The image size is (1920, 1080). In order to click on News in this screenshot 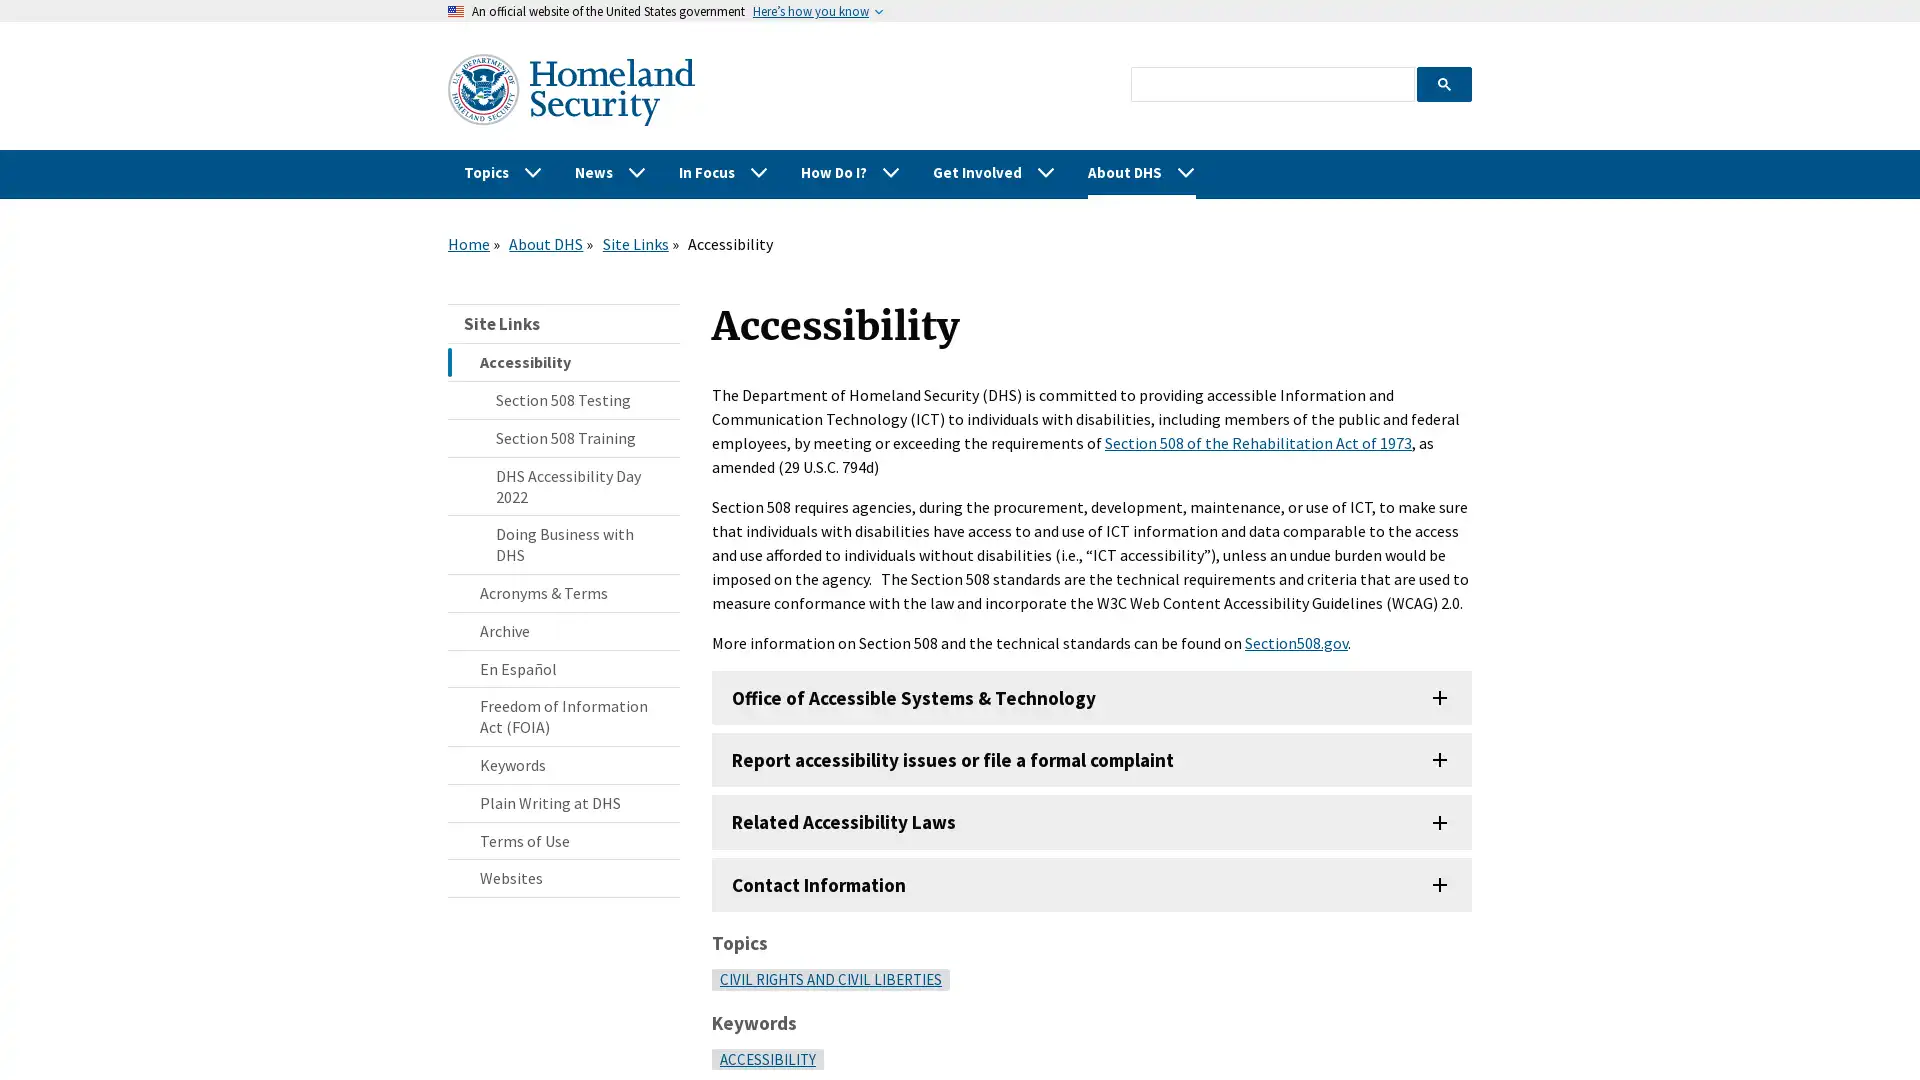, I will do `click(609, 171)`.